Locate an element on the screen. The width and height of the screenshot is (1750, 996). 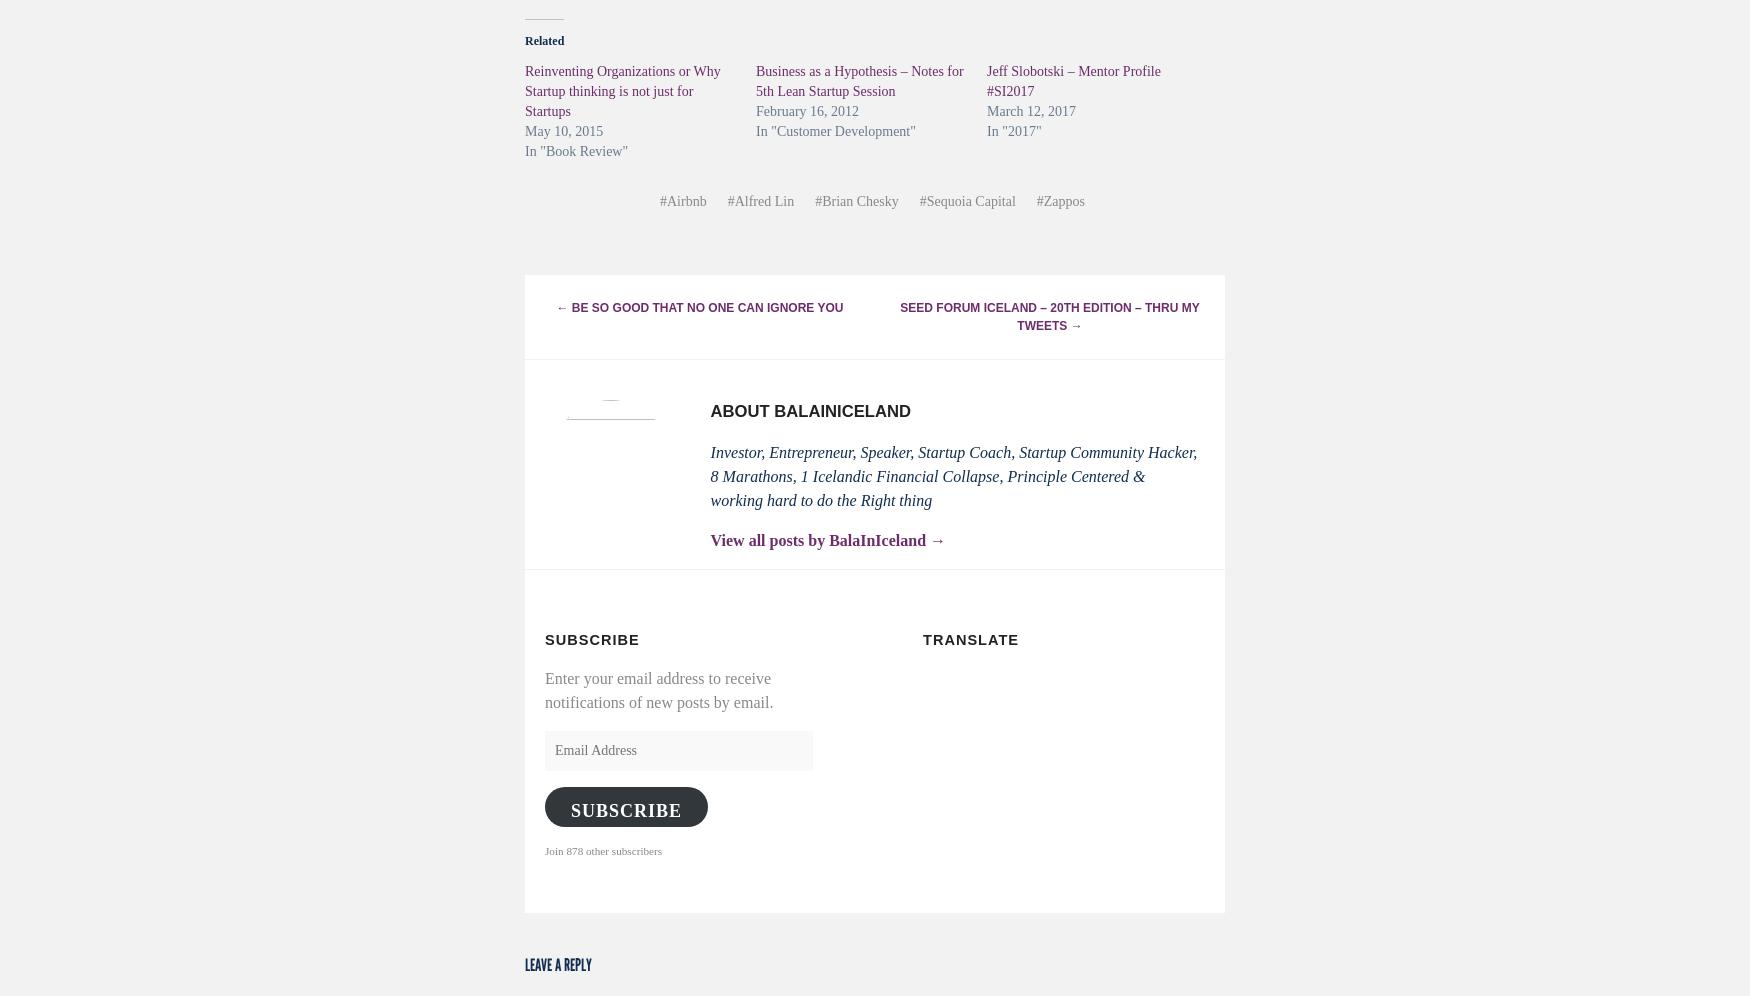
'Sequoia Capital' is located at coordinates (970, 200).